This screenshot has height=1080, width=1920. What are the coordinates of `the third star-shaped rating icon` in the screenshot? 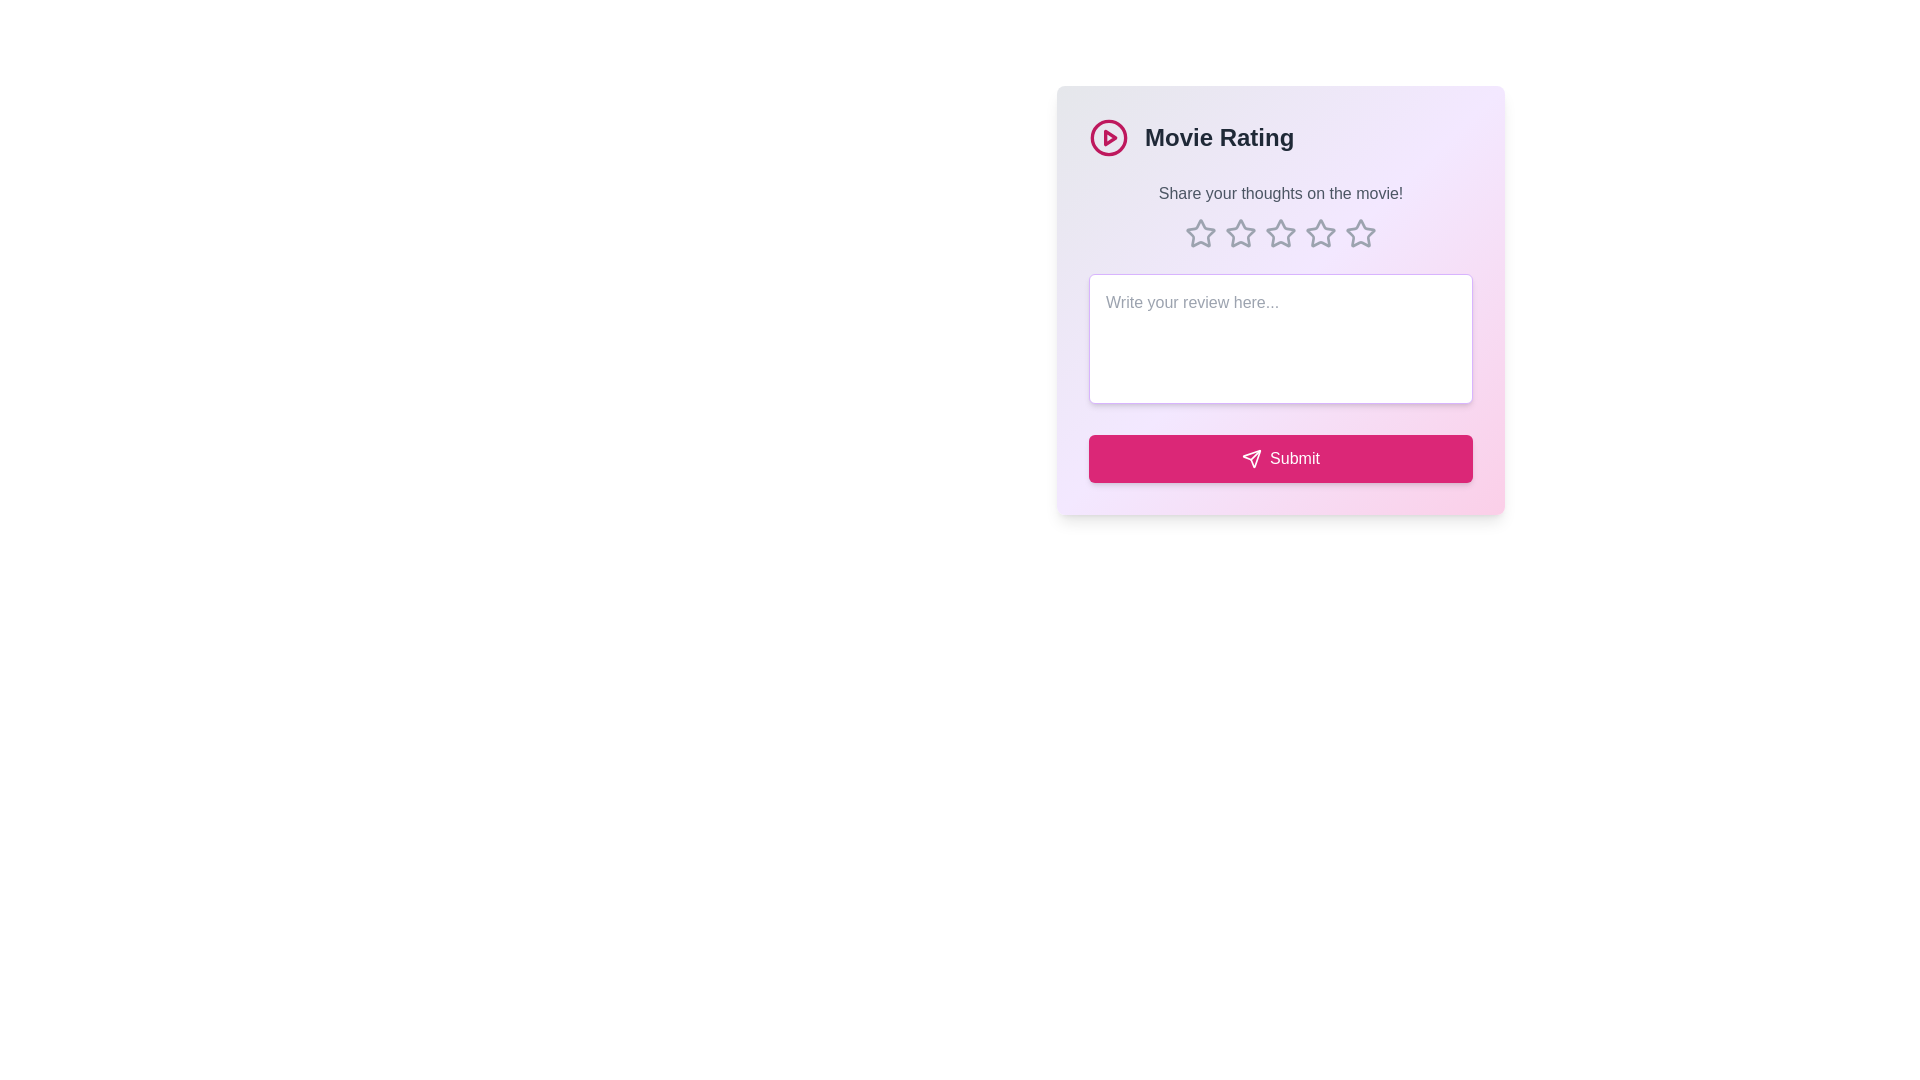 It's located at (1240, 233).